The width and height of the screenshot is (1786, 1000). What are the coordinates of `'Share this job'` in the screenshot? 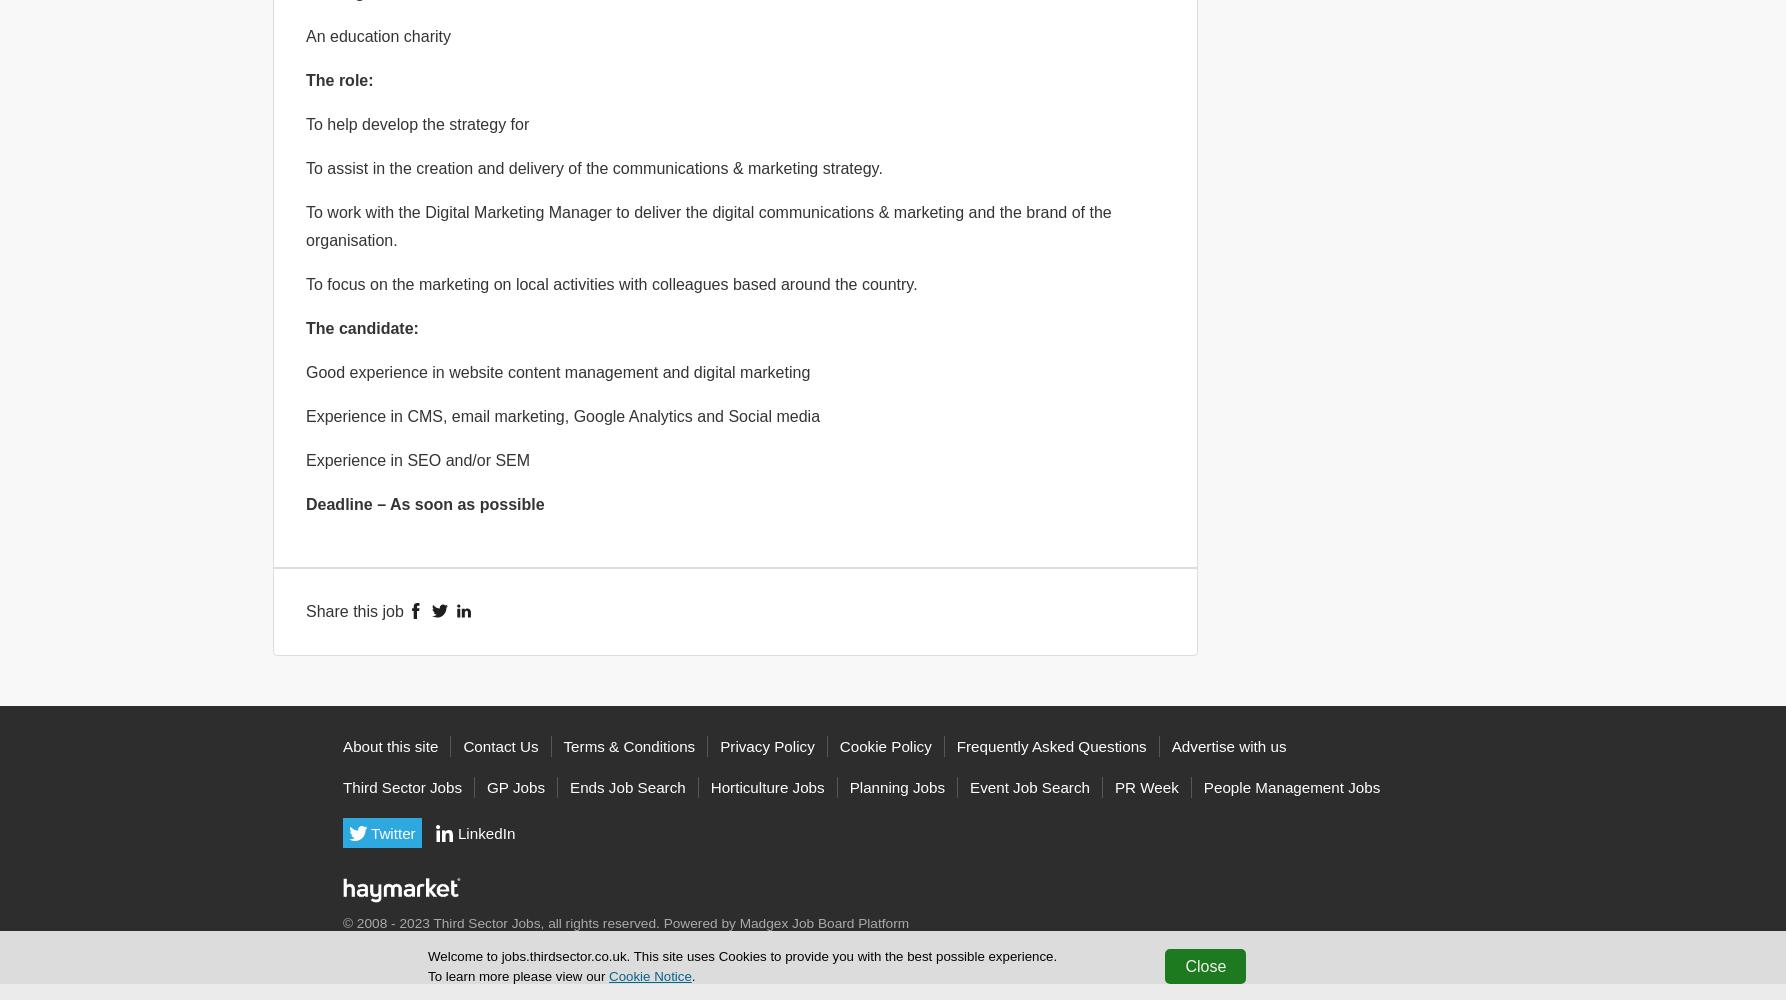 It's located at (354, 609).